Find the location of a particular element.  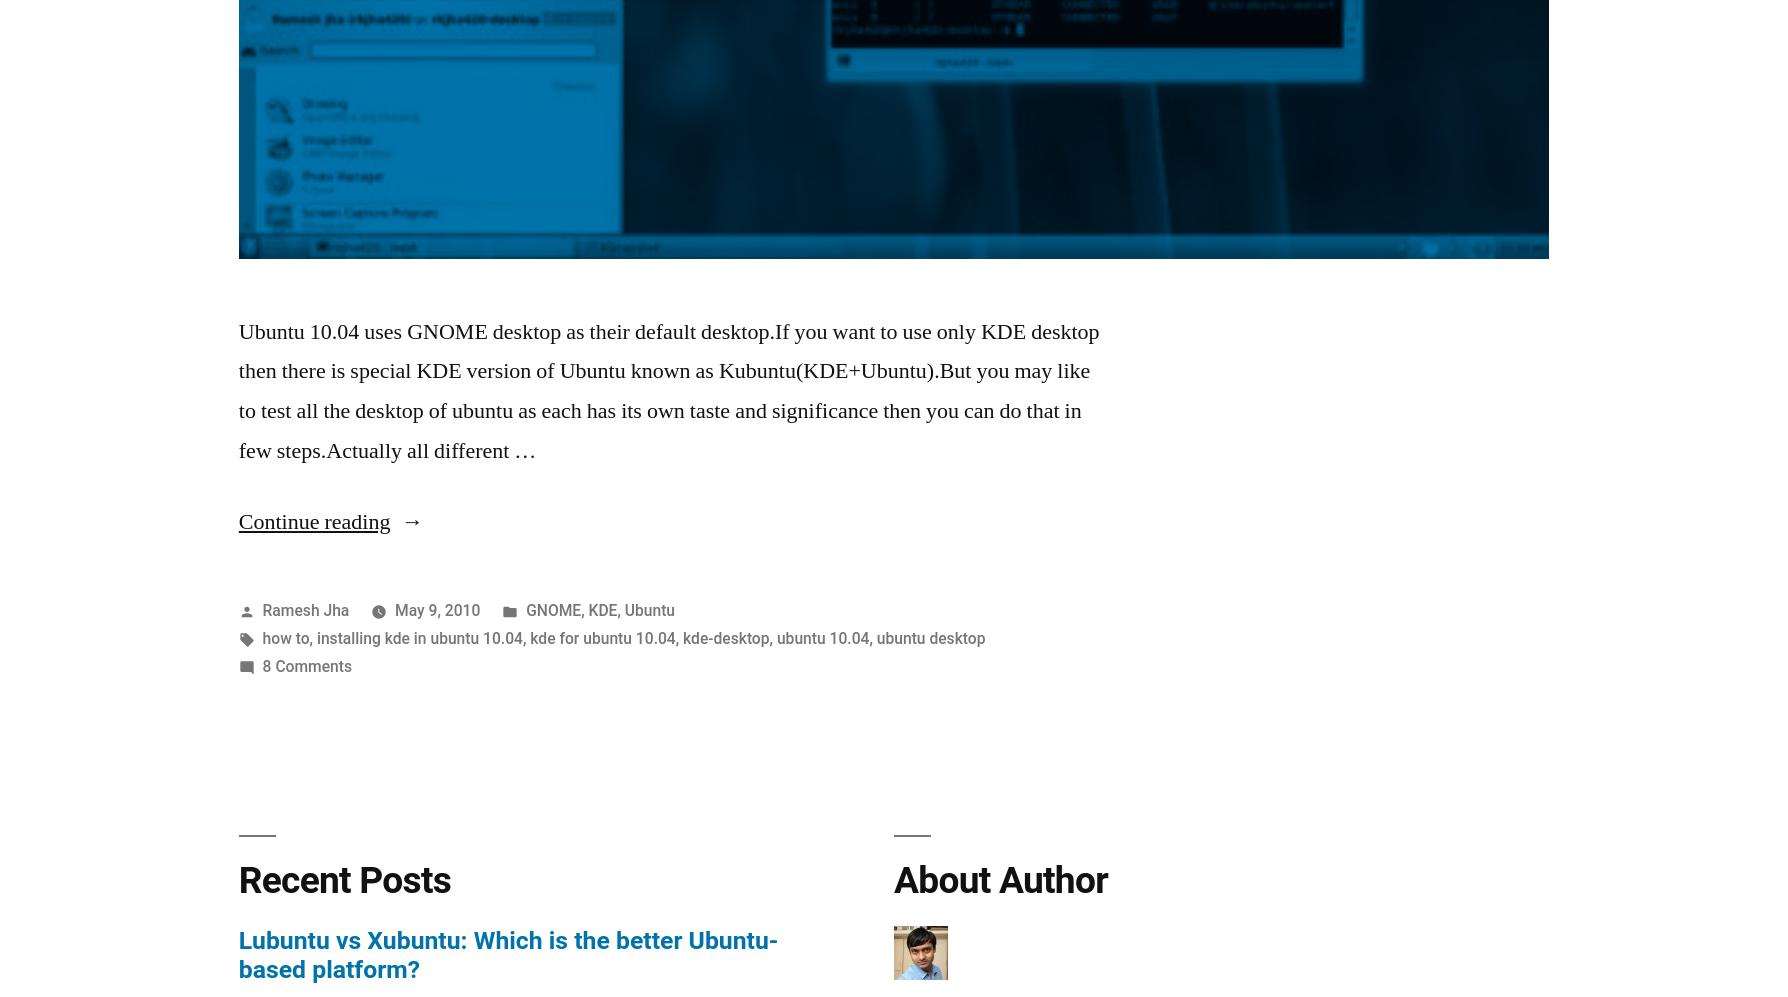

'Ramesh Jha' is located at coordinates (304, 608).